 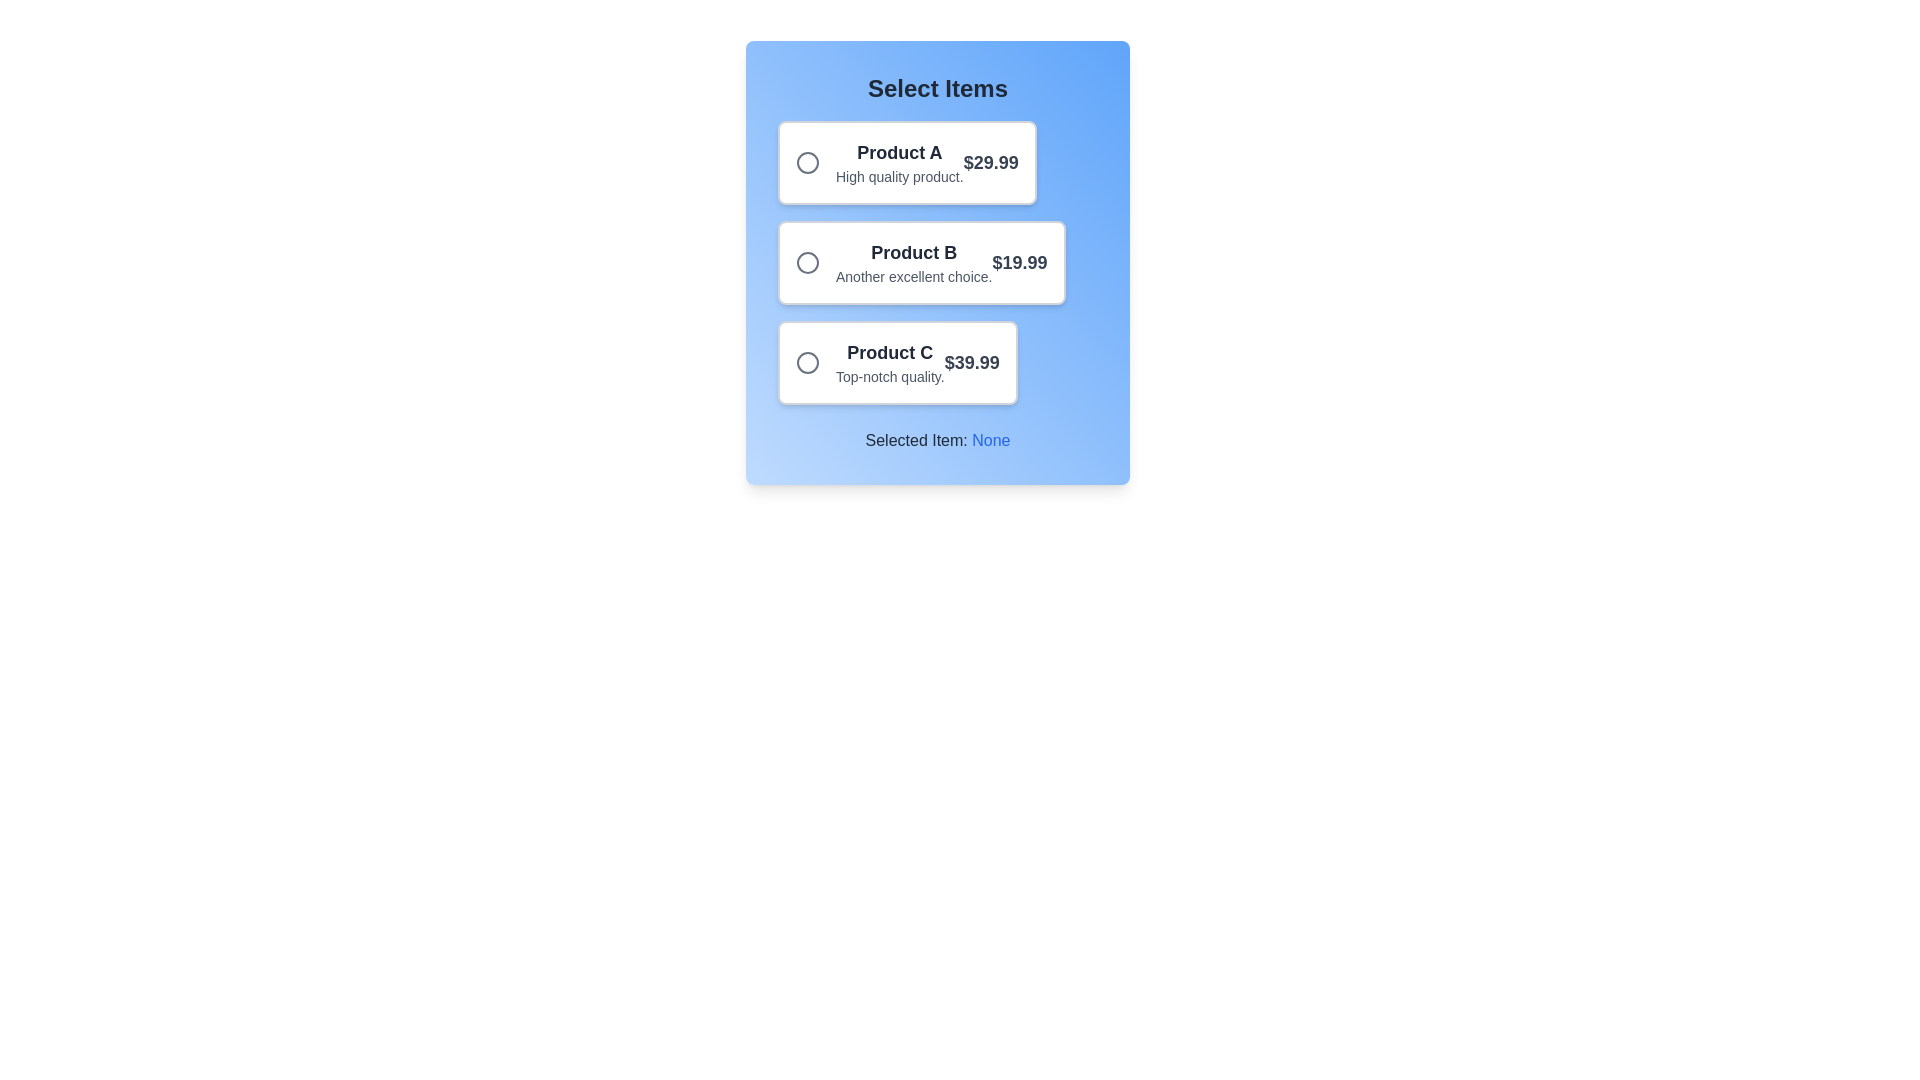 I want to click on the text block that displays 'Product C' and 'Top-notch quality.' within the third card of the vertically stacked list, so click(x=889, y=362).